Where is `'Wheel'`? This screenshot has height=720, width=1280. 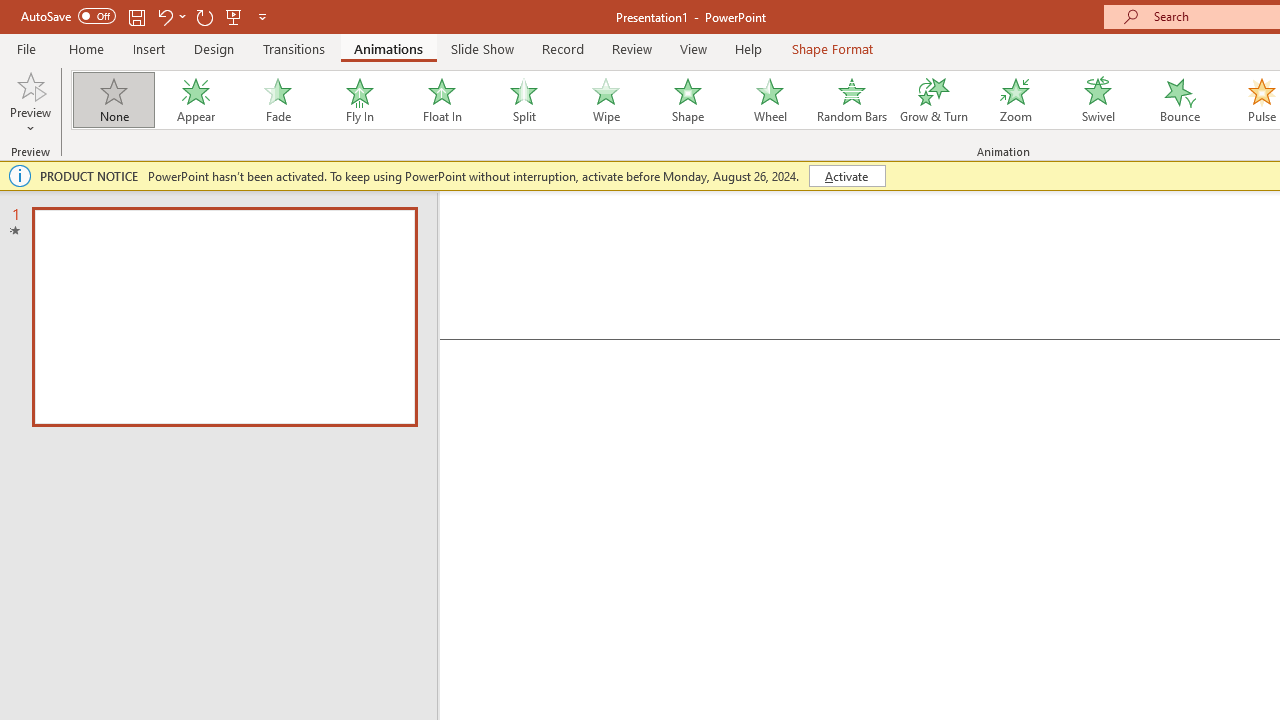
'Wheel' is located at coordinates (769, 100).